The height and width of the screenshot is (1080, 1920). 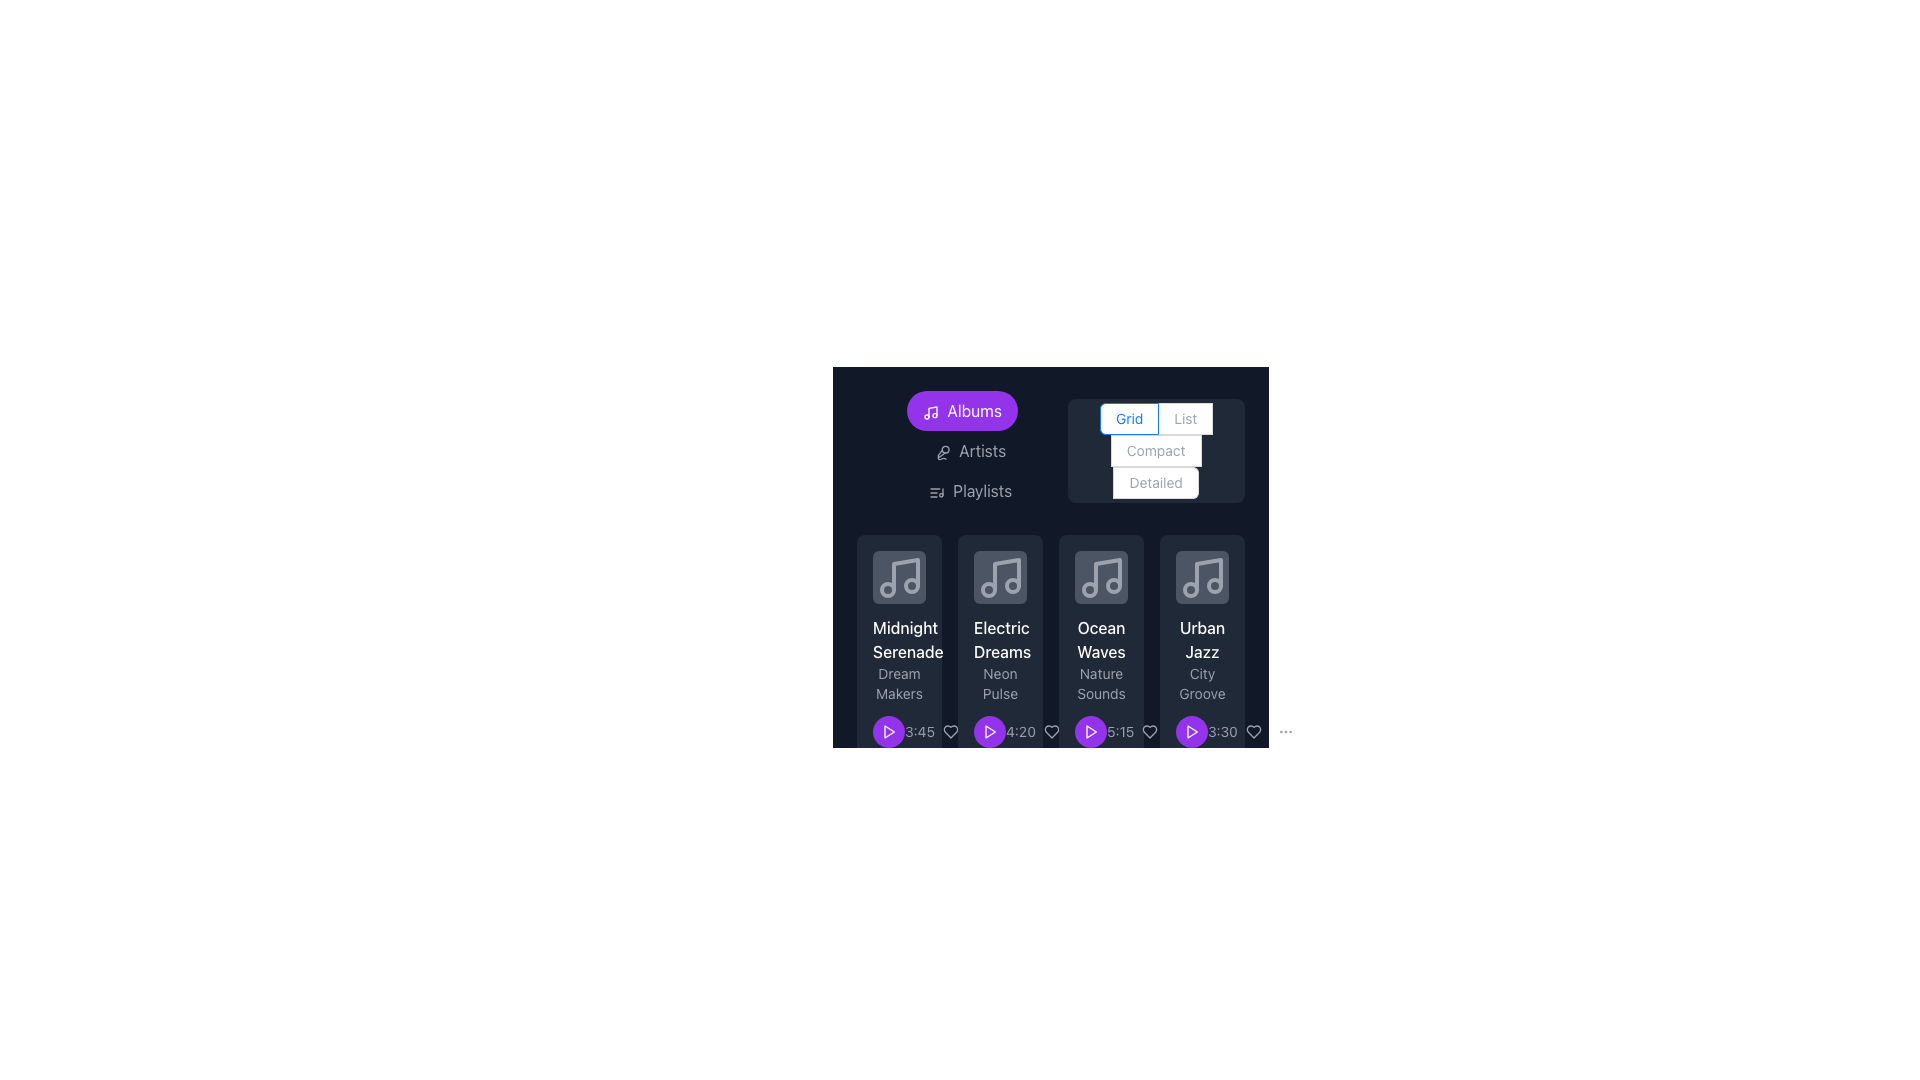 What do you see at coordinates (1006, 574) in the screenshot?
I see `the musical notes icon located at the top-center of the 'Electric Dreams' album card` at bounding box center [1006, 574].